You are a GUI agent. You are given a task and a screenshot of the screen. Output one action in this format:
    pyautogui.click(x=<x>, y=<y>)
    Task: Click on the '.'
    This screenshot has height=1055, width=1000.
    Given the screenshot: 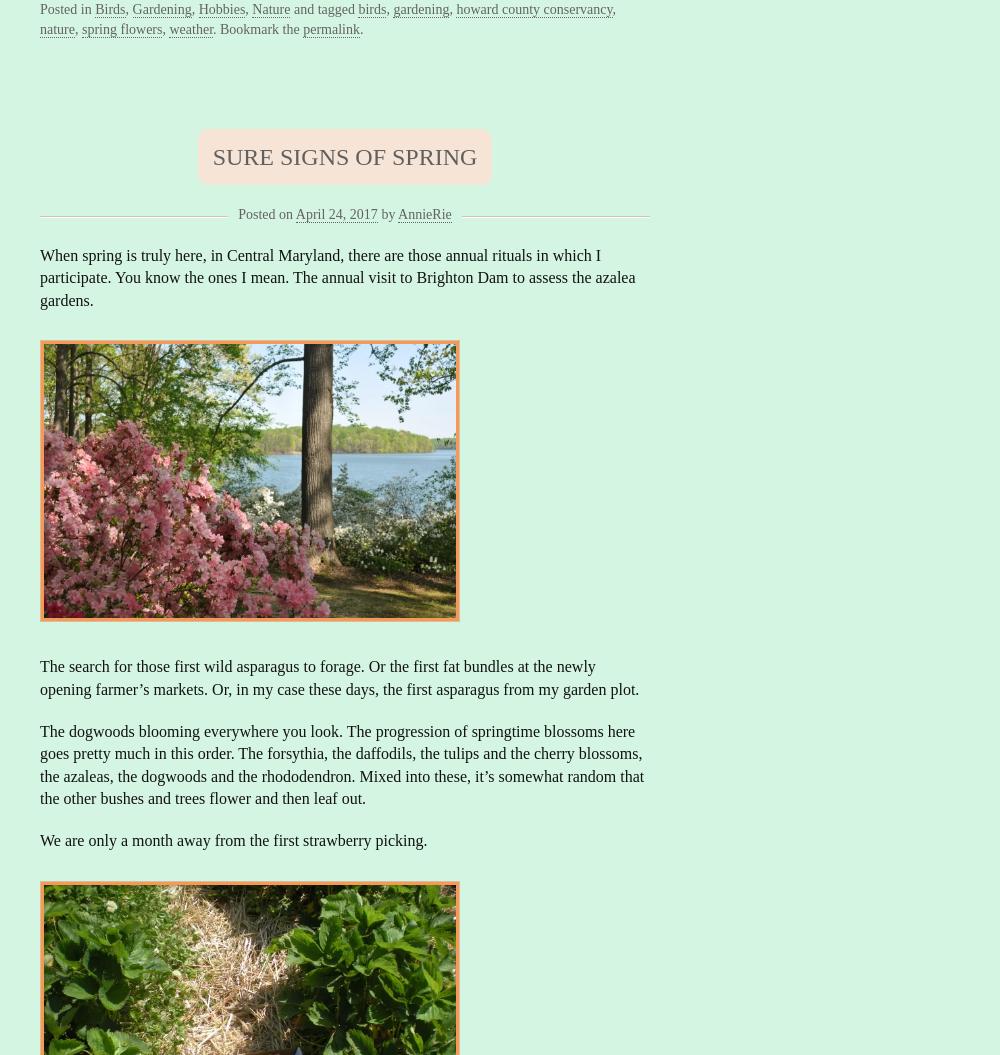 What is the action you would take?
    pyautogui.click(x=360, y=28)
    